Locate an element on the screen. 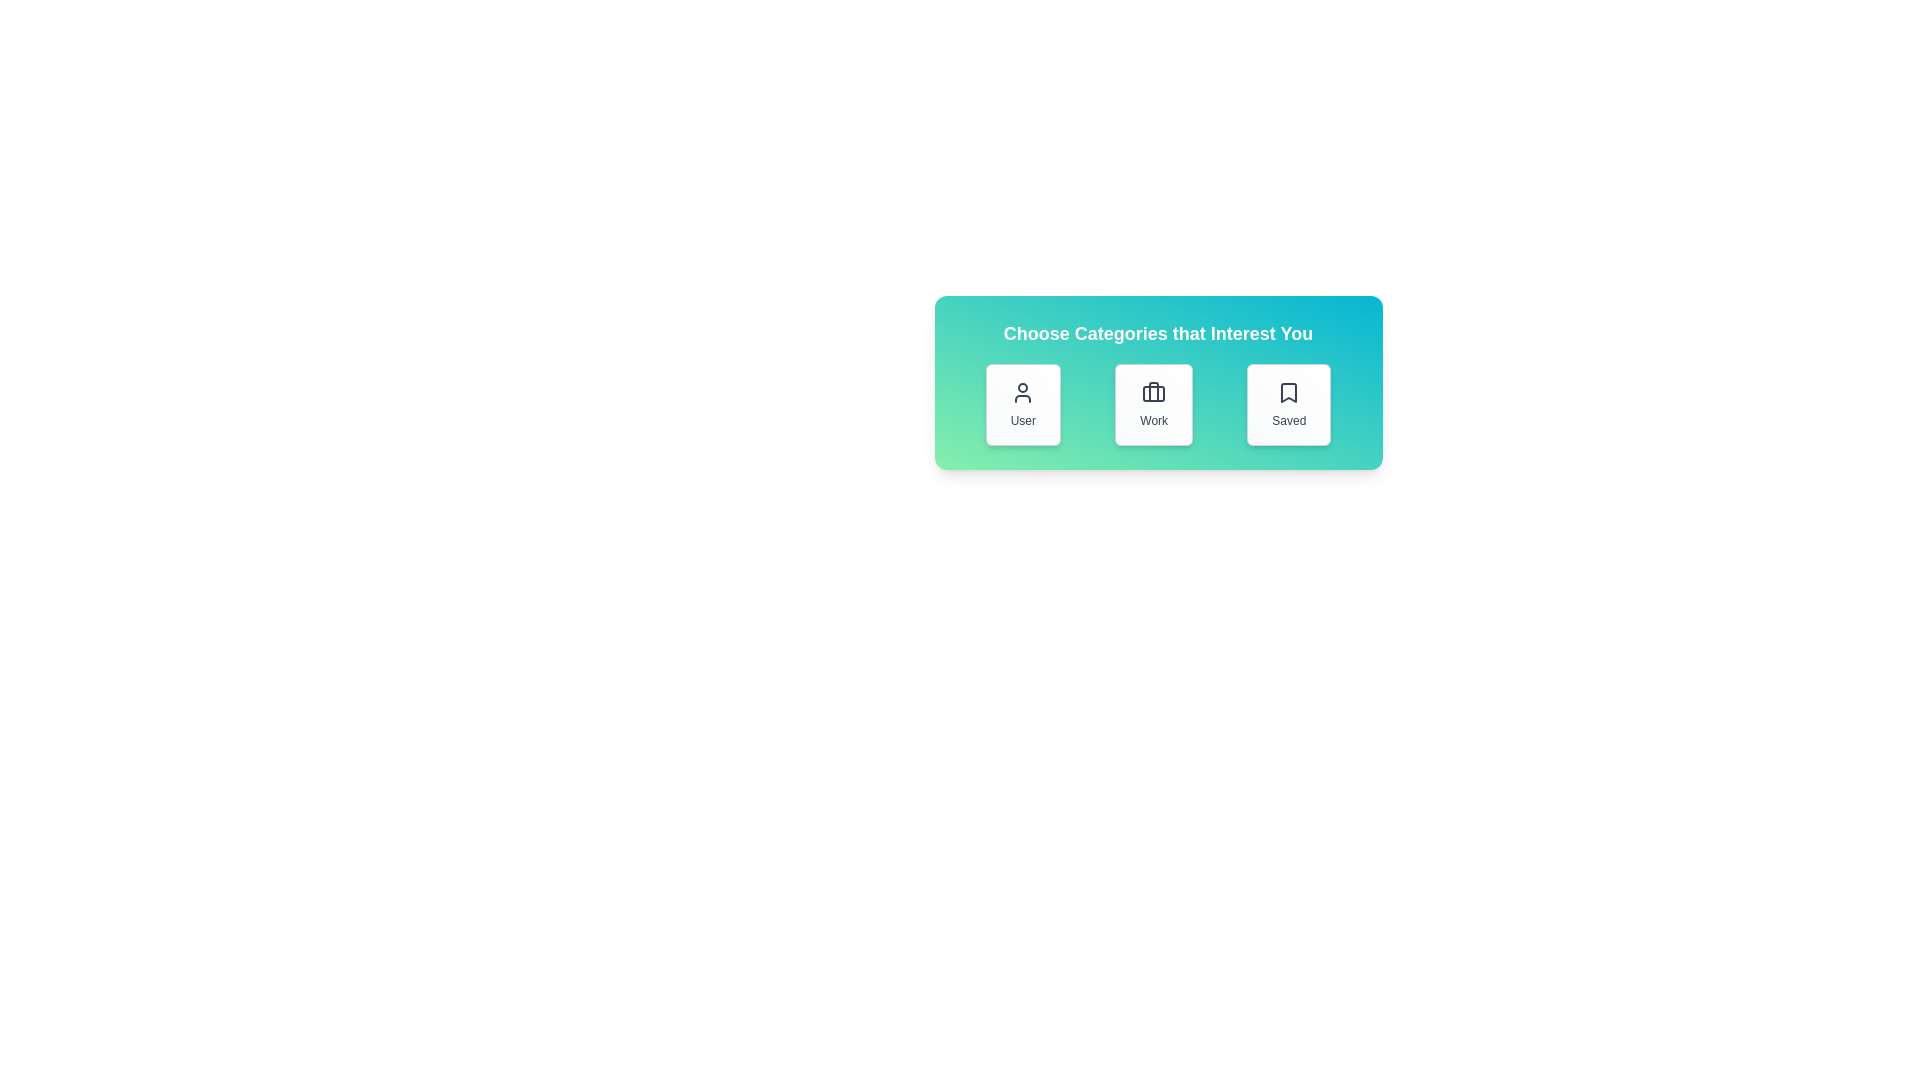 This screenshot has height=1080, width=1920. the category Saved is located at coordinates (1289, 405).